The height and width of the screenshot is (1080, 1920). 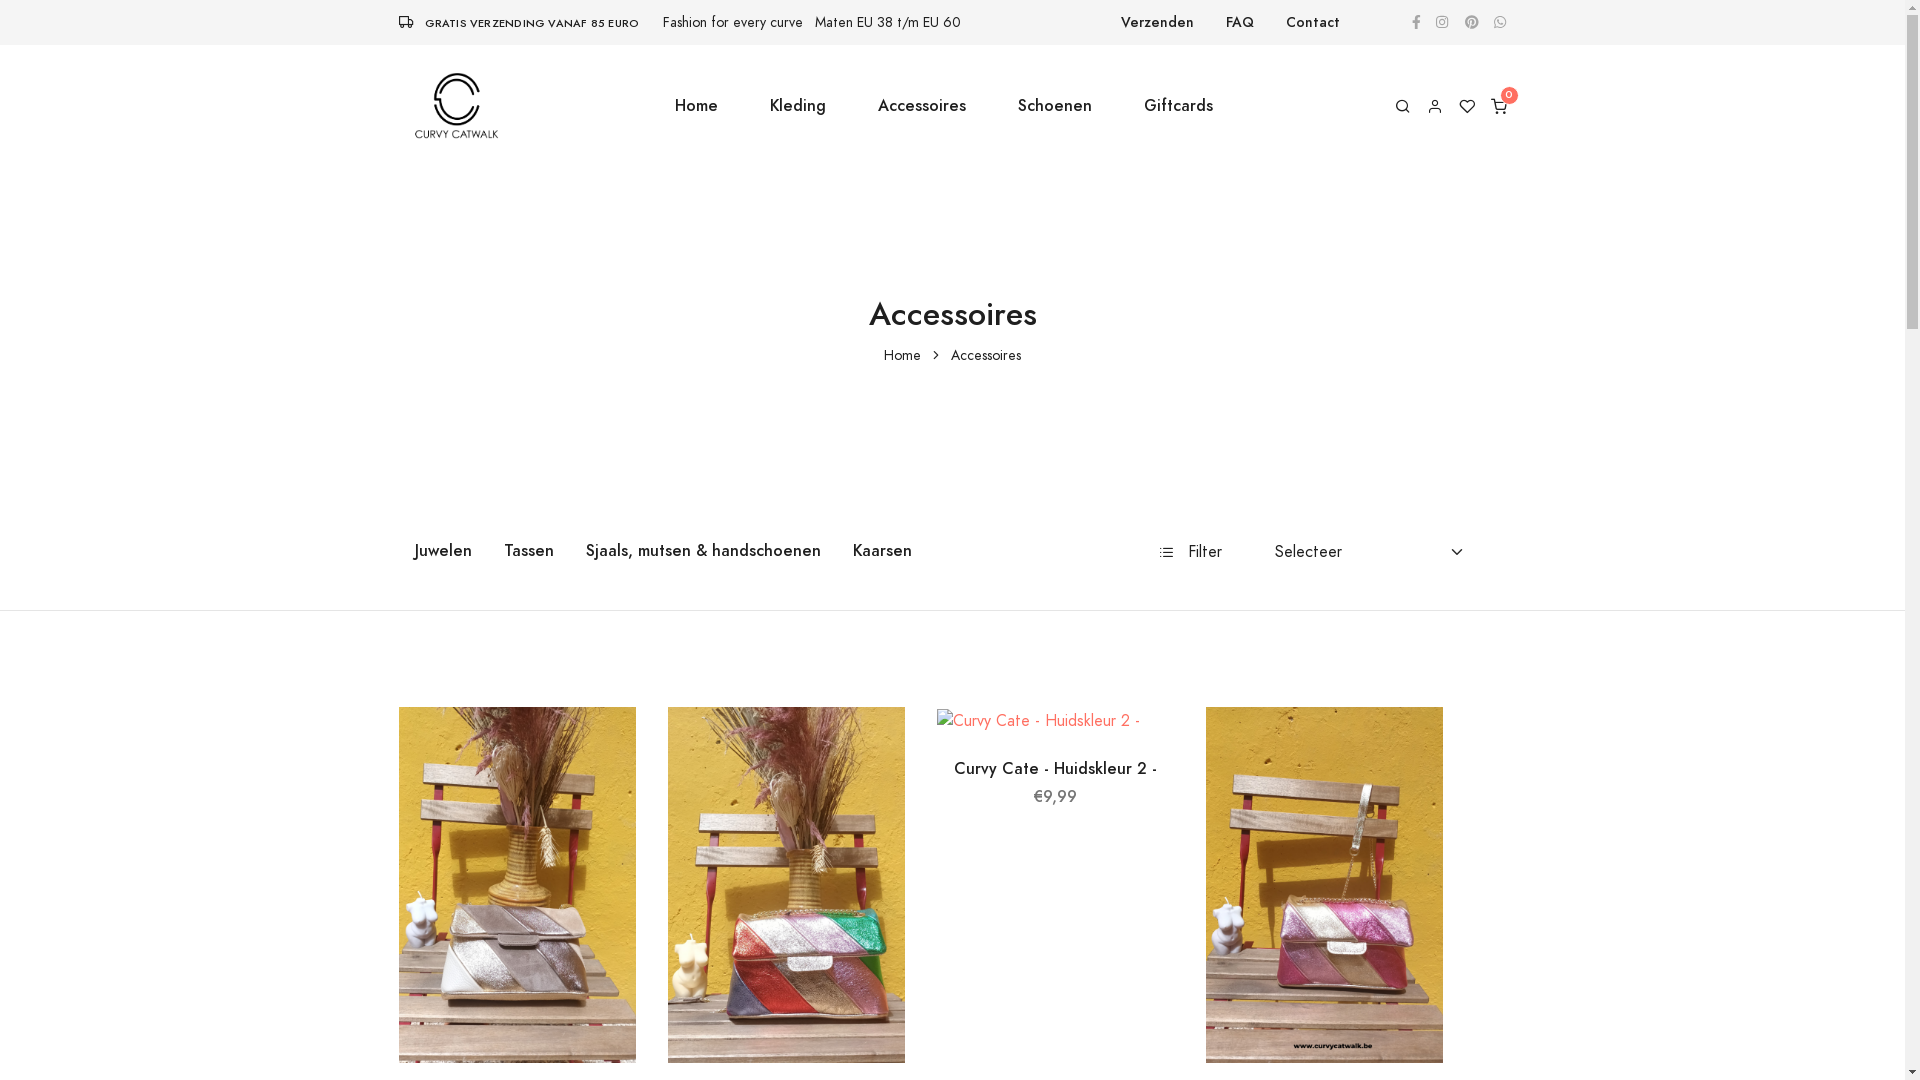 I want to click on 'Verzenden', so click(x=1157, y=22).